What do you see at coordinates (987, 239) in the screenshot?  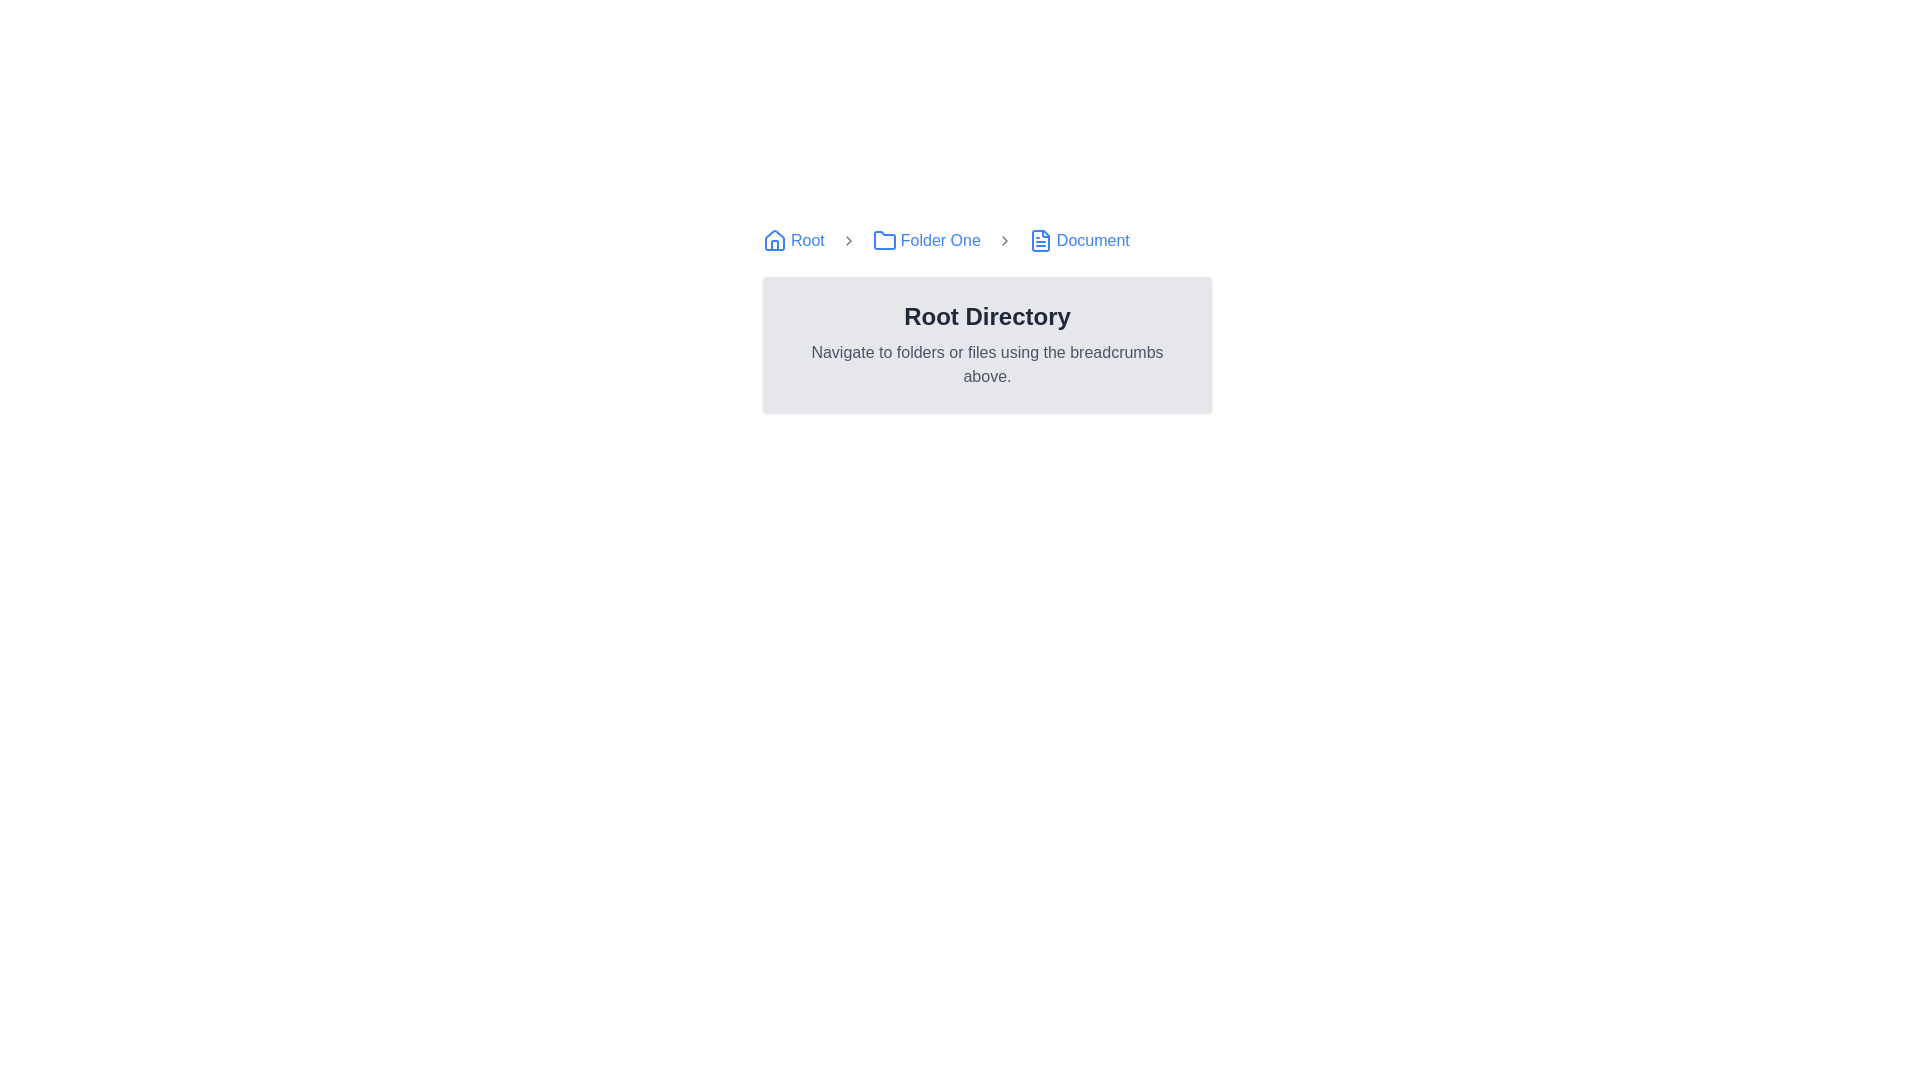 I see `the breadcrumb navigation component containing the text 'Root Folder One Document'` at bounding box center [987, 239].